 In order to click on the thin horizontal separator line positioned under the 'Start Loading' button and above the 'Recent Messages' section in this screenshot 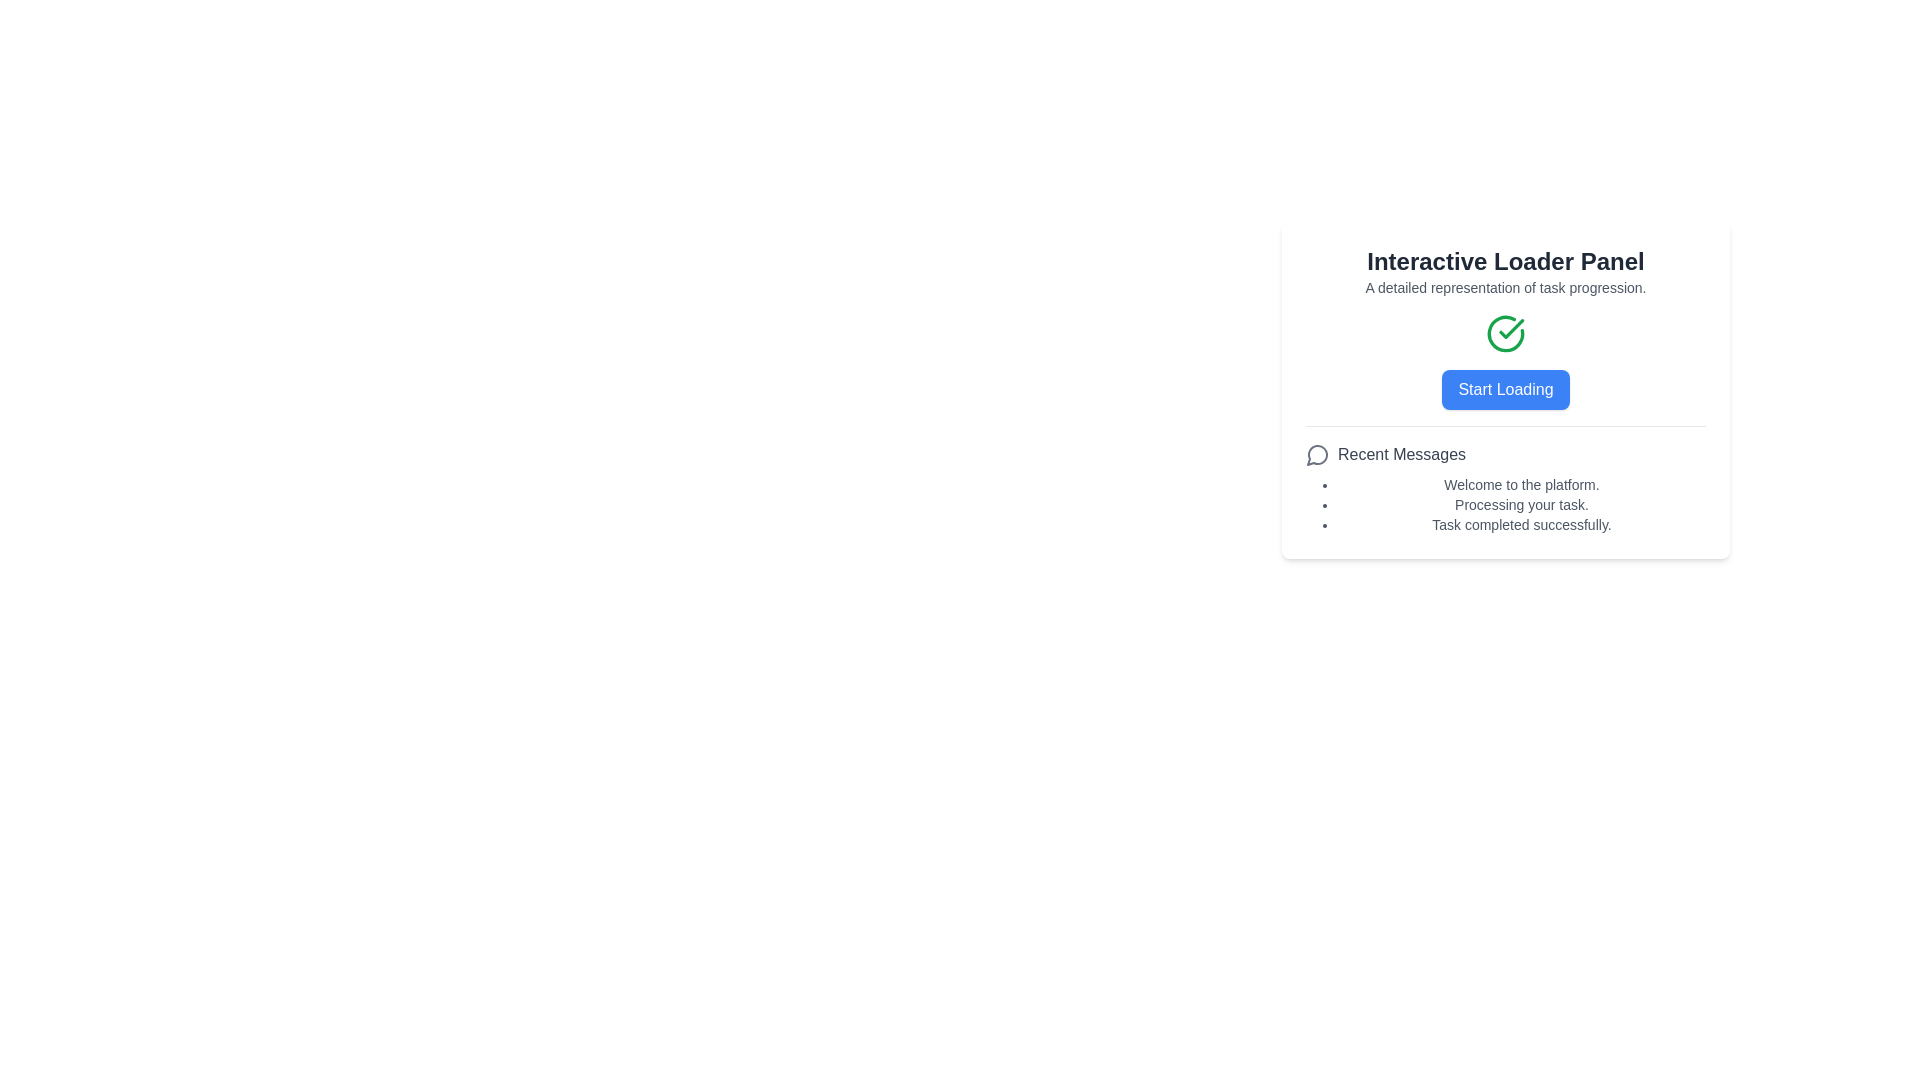, I will do `click(1506, 424)`.